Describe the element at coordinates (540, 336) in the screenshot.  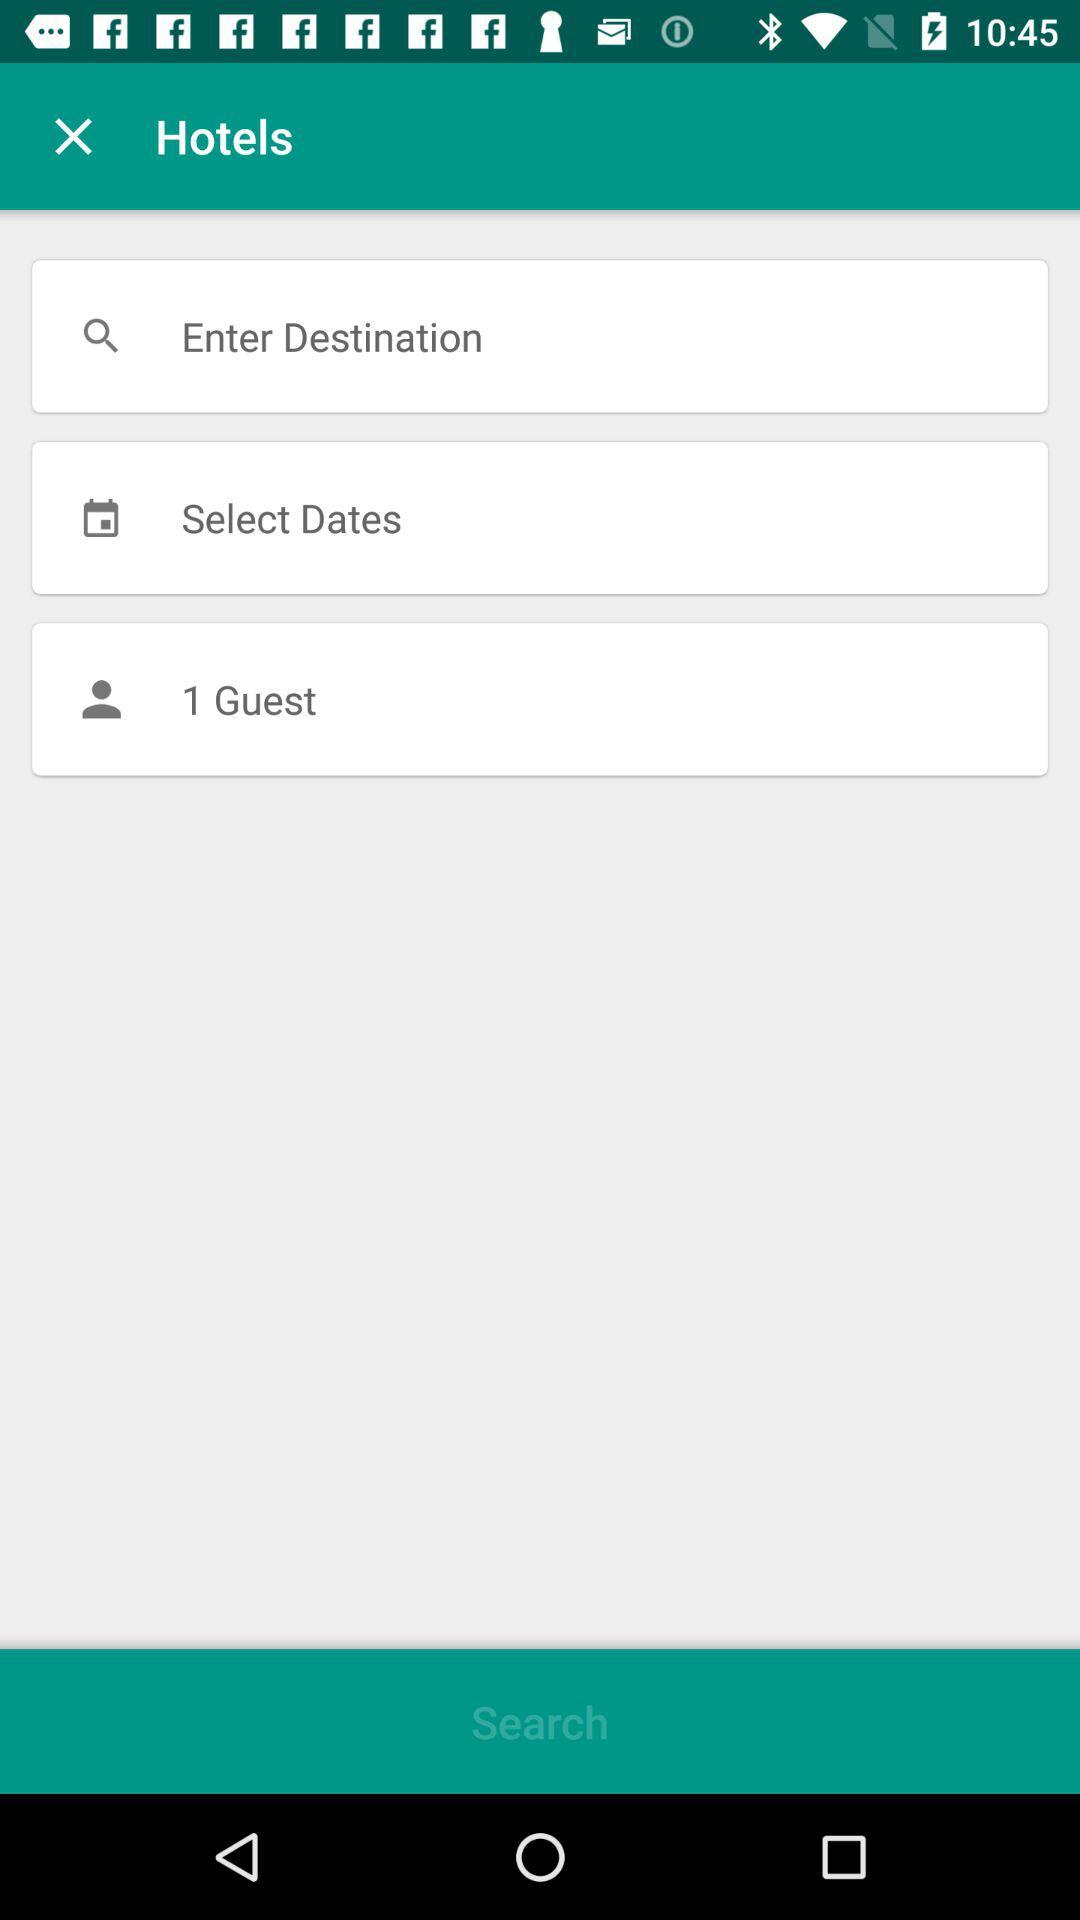
I see `enter destination` at that location.